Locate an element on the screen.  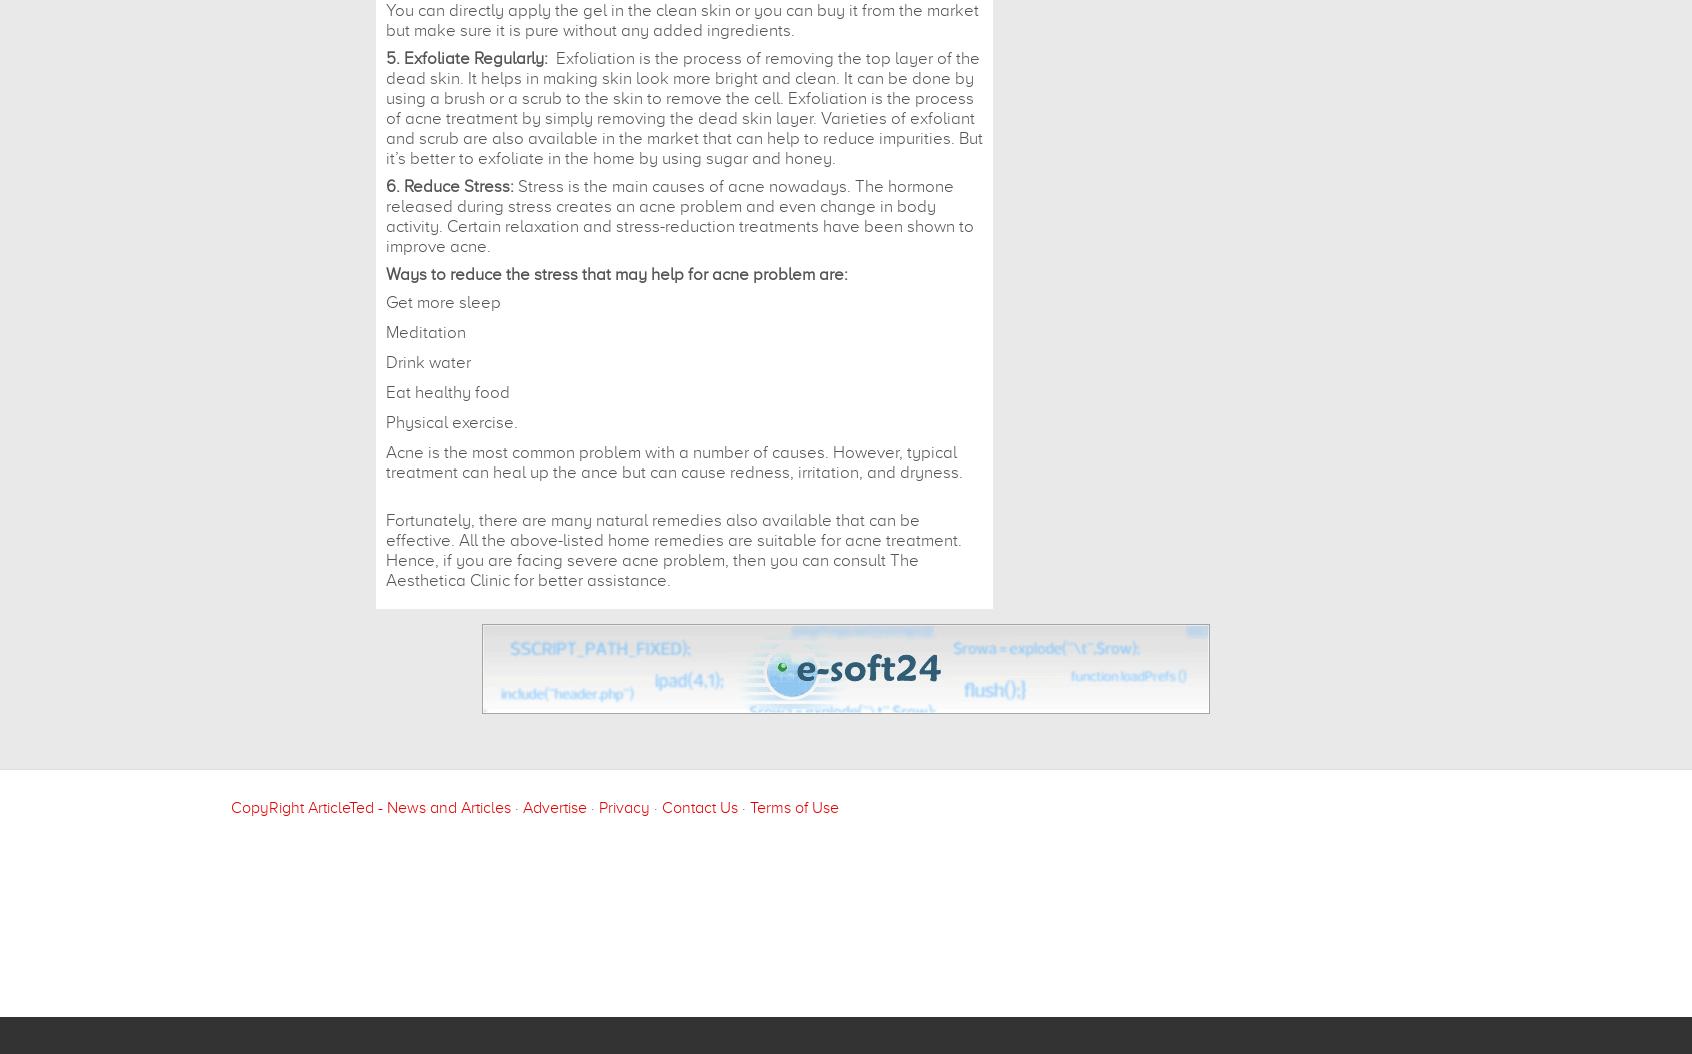
'Advertise' is located at coordinates (554, 806).